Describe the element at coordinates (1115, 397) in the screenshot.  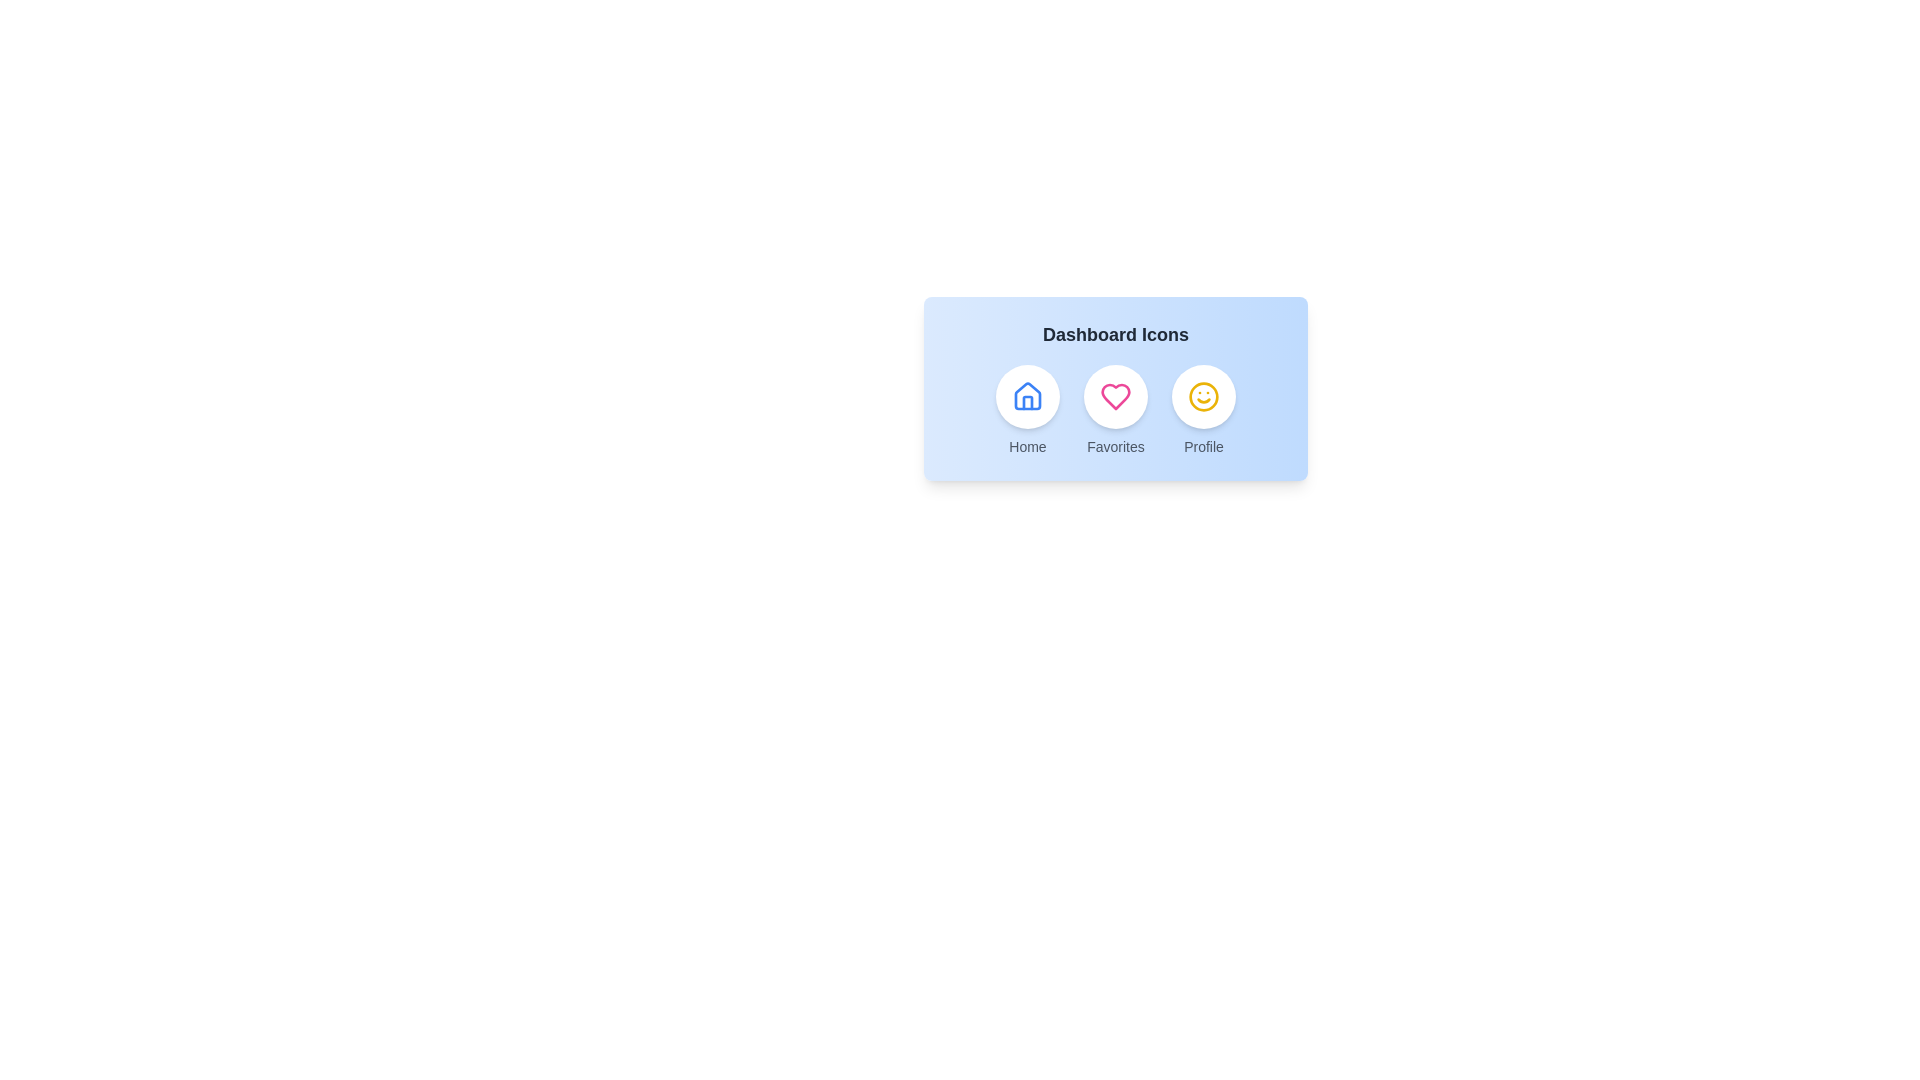
I see `the 'Favorites' button, which is the central button in a horizontal arrangement of three circular buttons labeled 'Home', 'Favorites', and 'Profile'` at that location.